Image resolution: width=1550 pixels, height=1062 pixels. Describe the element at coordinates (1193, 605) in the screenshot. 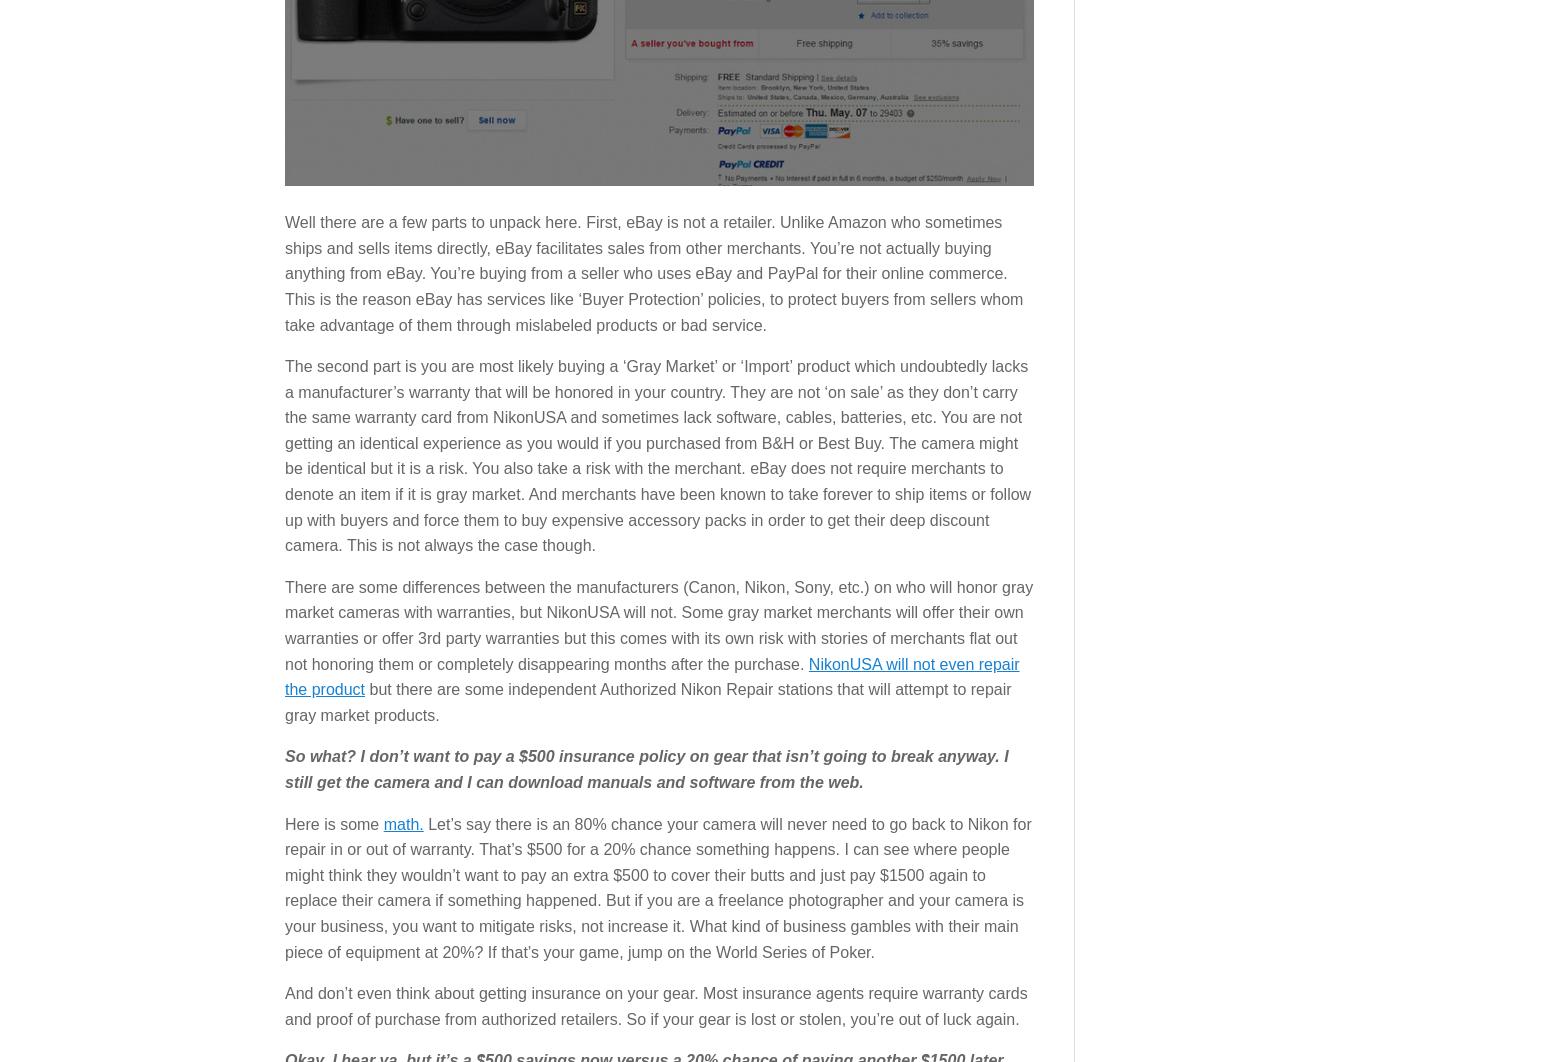

I see `'Privacy Policy'` at that location.